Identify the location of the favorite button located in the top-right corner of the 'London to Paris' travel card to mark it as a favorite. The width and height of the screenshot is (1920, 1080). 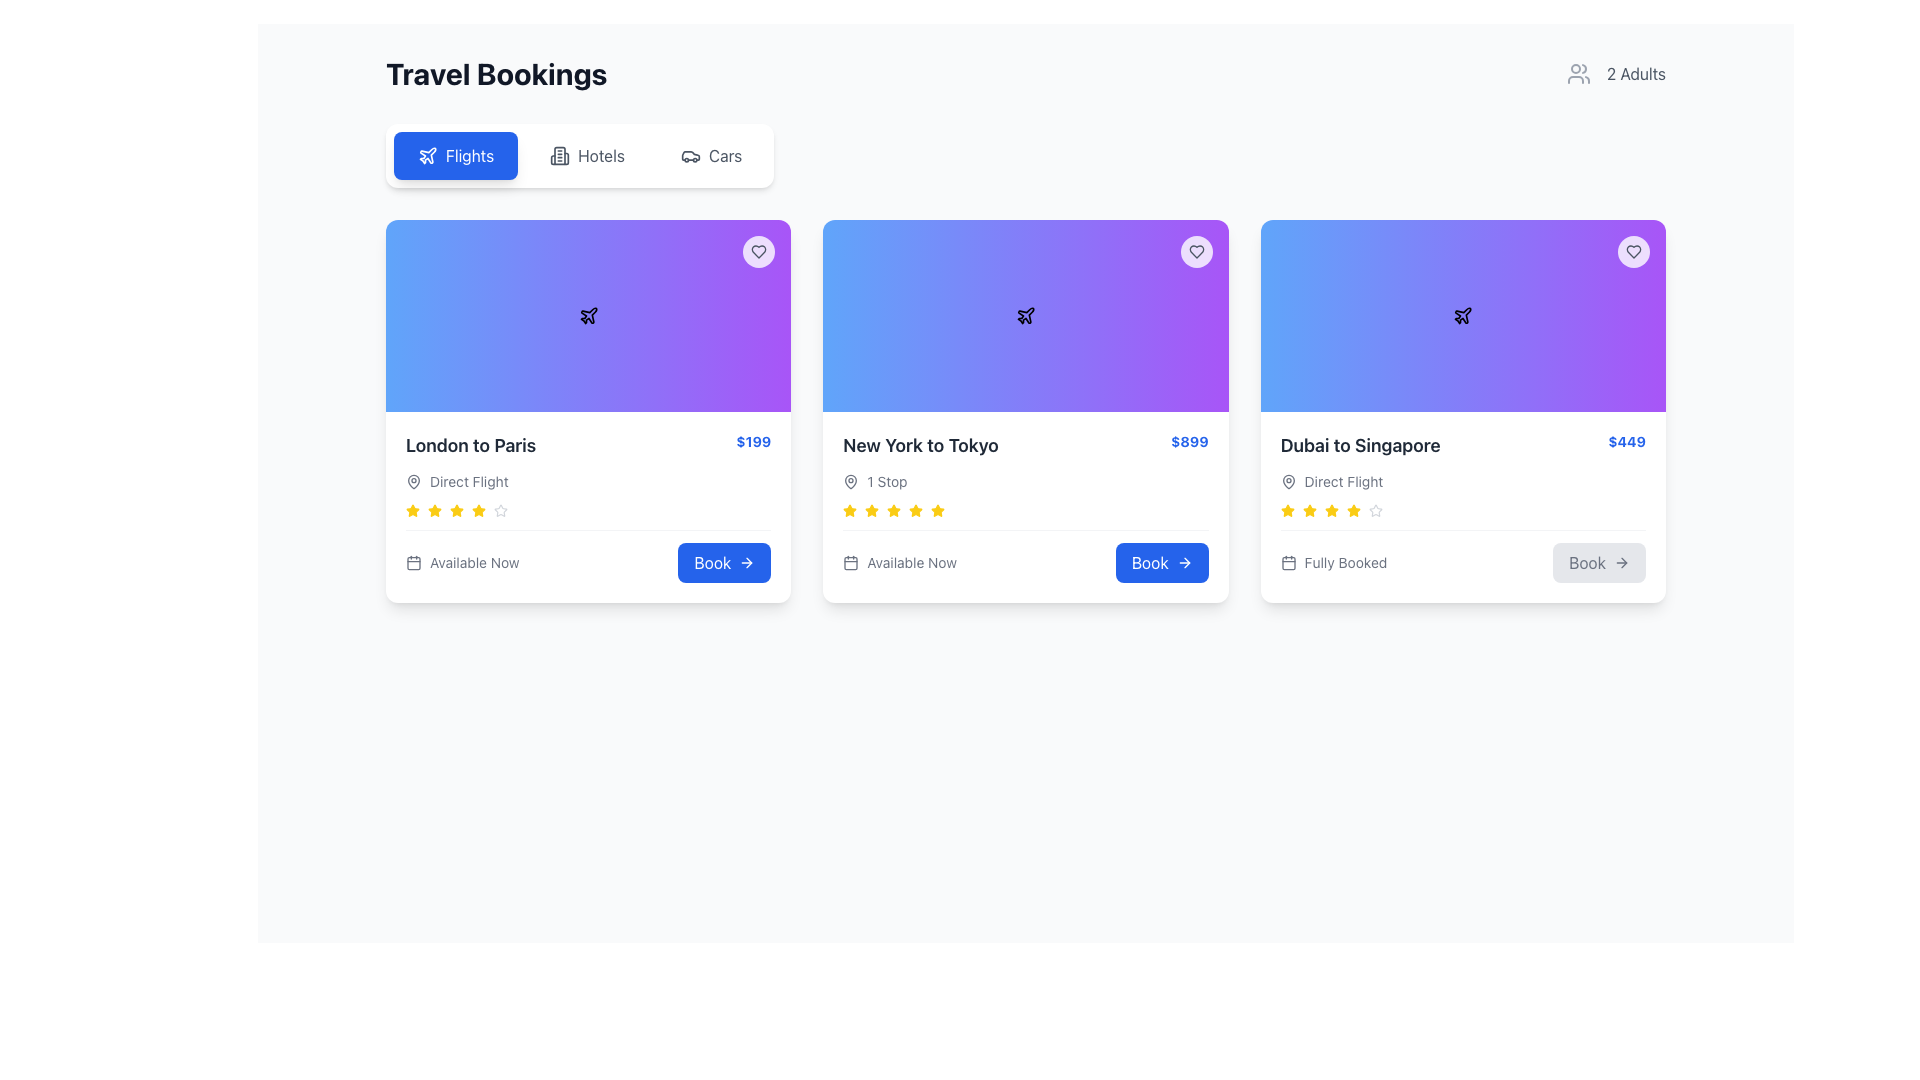
(758, 250).